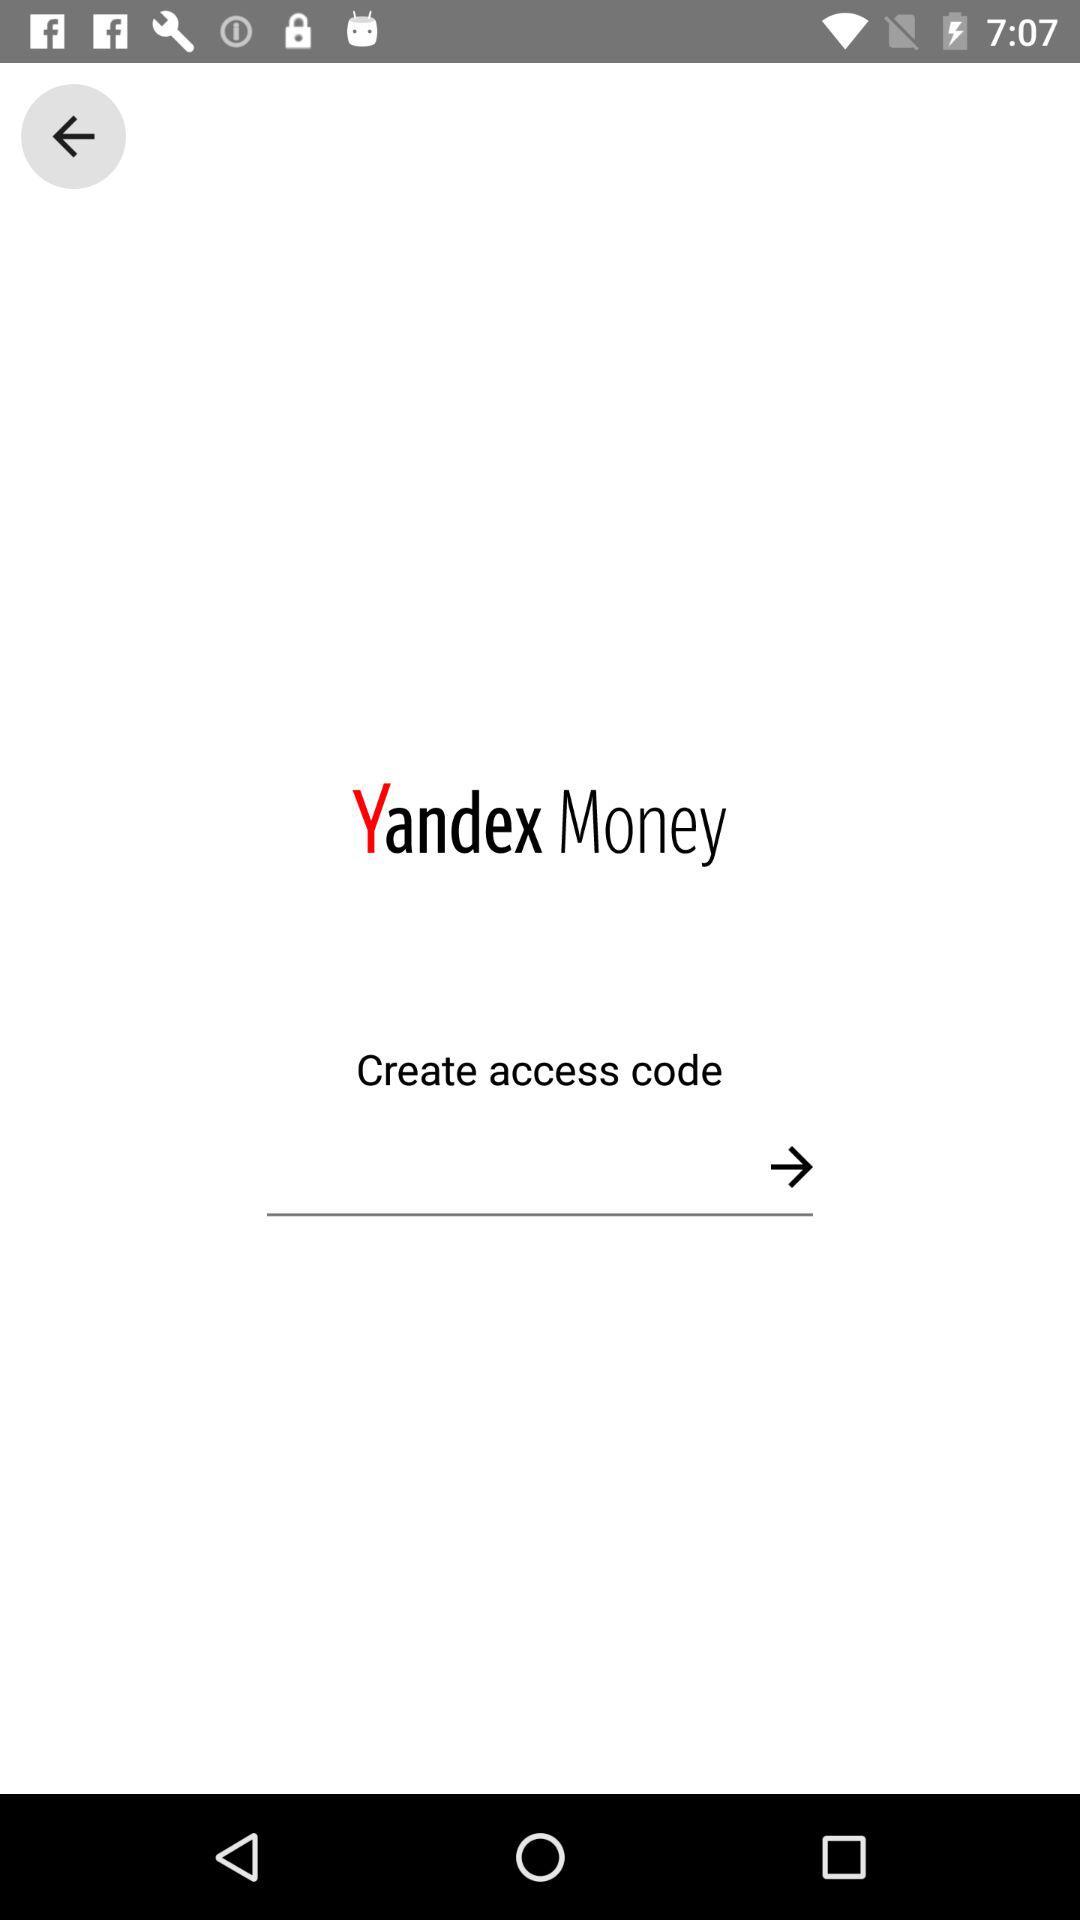 The height and width of the screenshot is (1920, 1080). Describe the element at coordinates (540, 1166) in the screenshot. I see `type access code` at that location.